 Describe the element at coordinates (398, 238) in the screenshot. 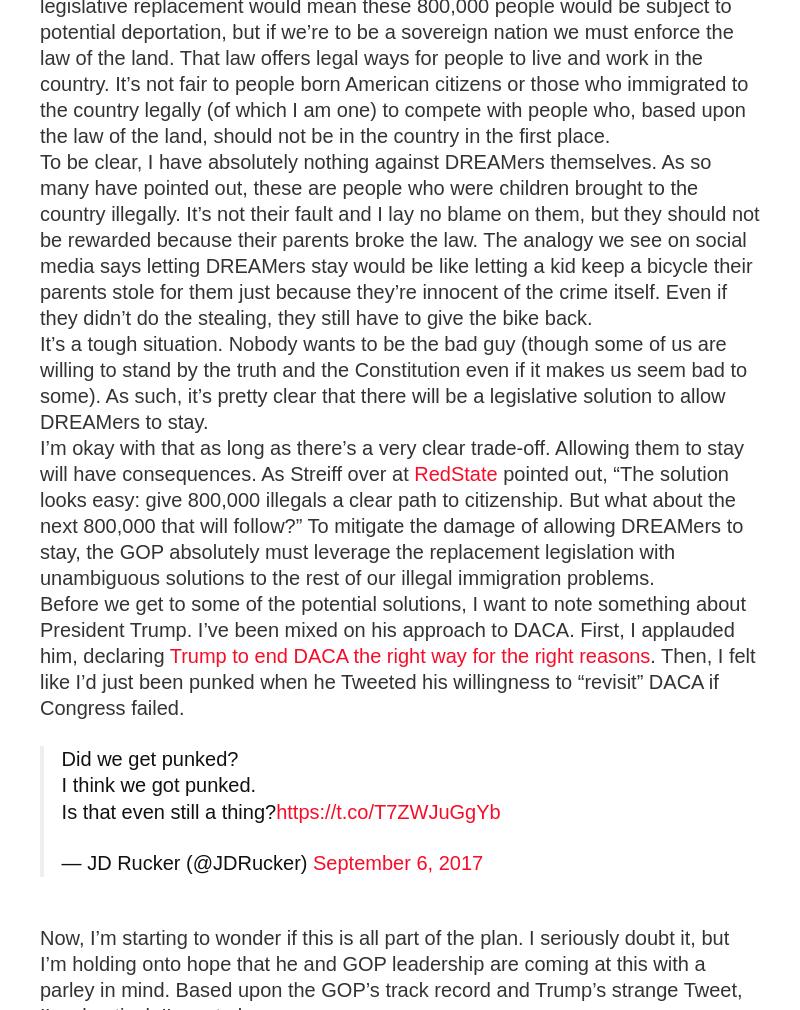

I see `'To be clear, I have absolutely nothing against DREAMers themselves. As so many have pointed out, these are people who were children brought to the country illegally. It’s not their fault and I lay no blame on them, but they should not be rewarded because their parents broke the law. The analogy we see on social media says letting DREAMers stay would be like letting a kid keep a bicycle their parents stole for them just because they’re innocent of the crime itself. Even if they didn’t do the stealing, they still have to give the bike back.'` at that location.